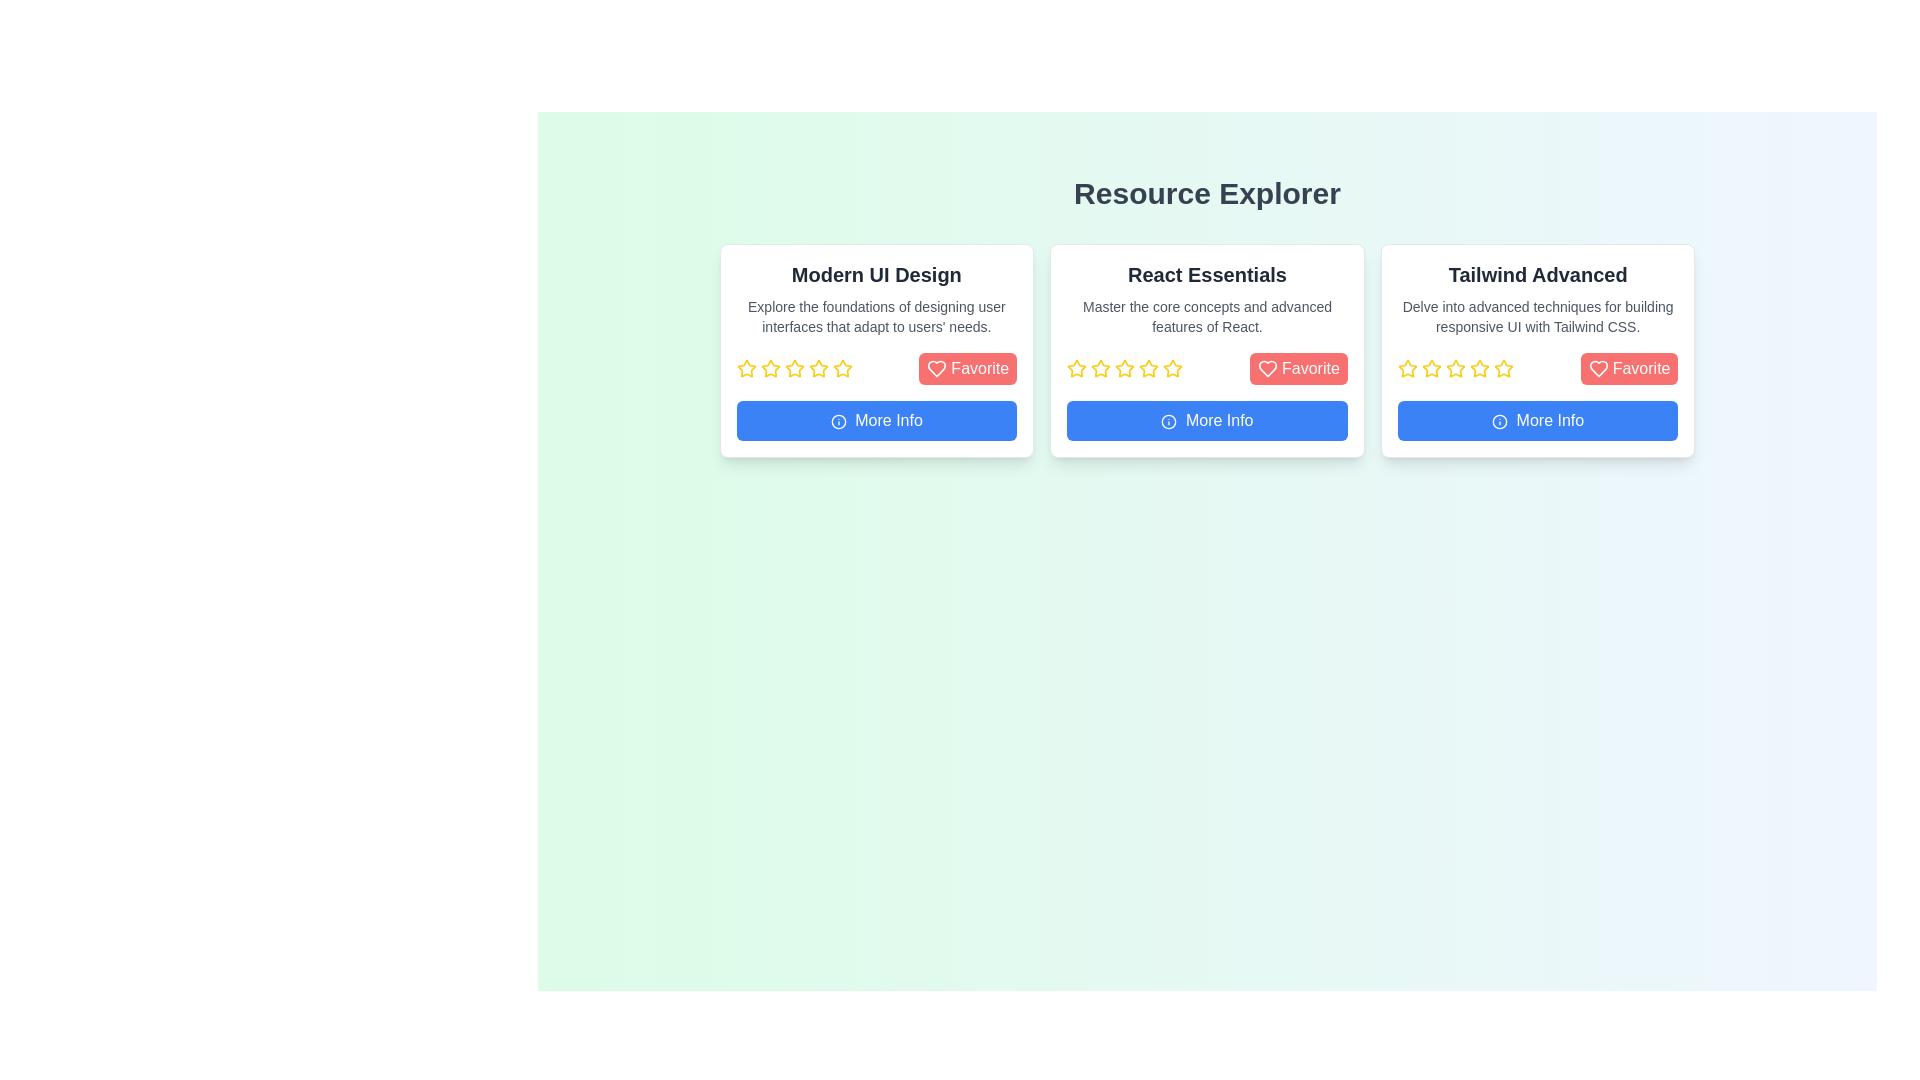  I want to click on the third yellow star icon in the rating component, which is part of a series of five stars arranged horizontally, so click(1457, 369).